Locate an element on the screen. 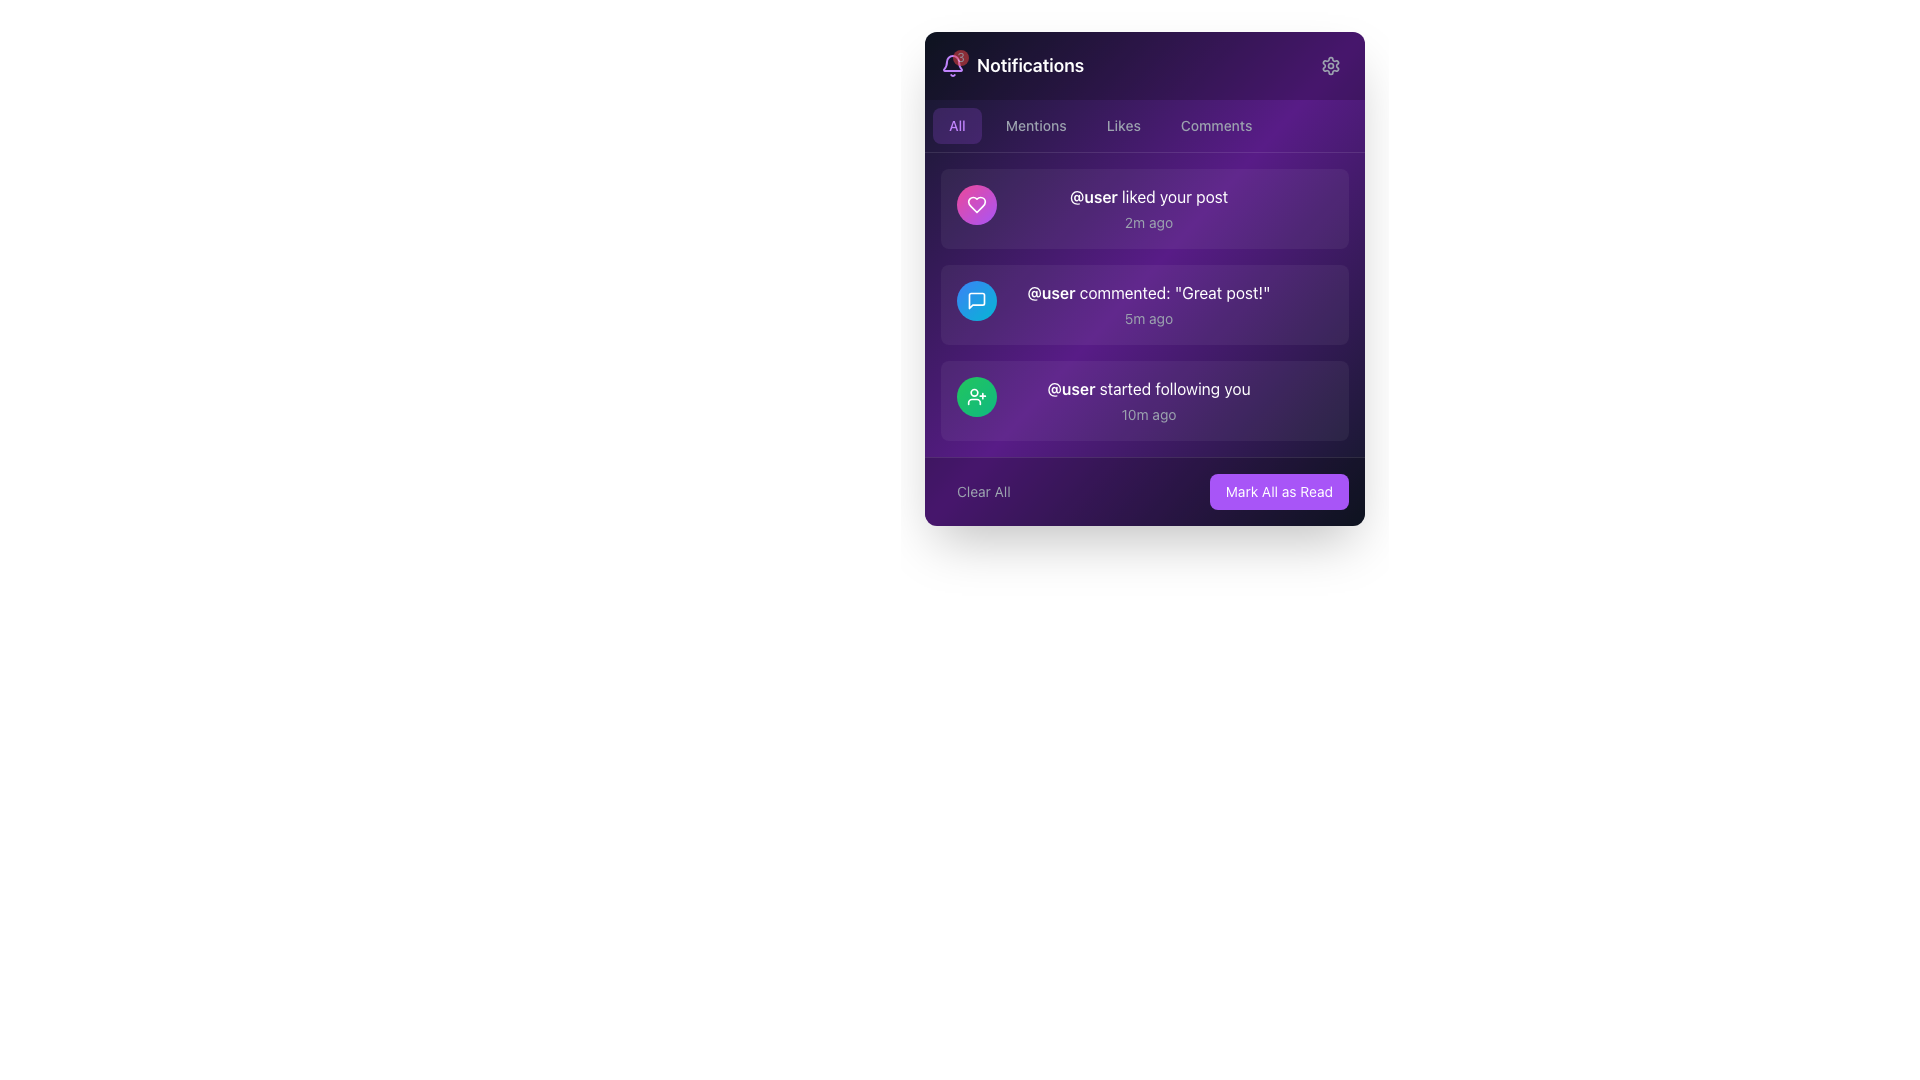  the comment notification icon positioned left of the text '@user commented: 'Great post!'' in the user notification panel is located at coordinates (977, 300).